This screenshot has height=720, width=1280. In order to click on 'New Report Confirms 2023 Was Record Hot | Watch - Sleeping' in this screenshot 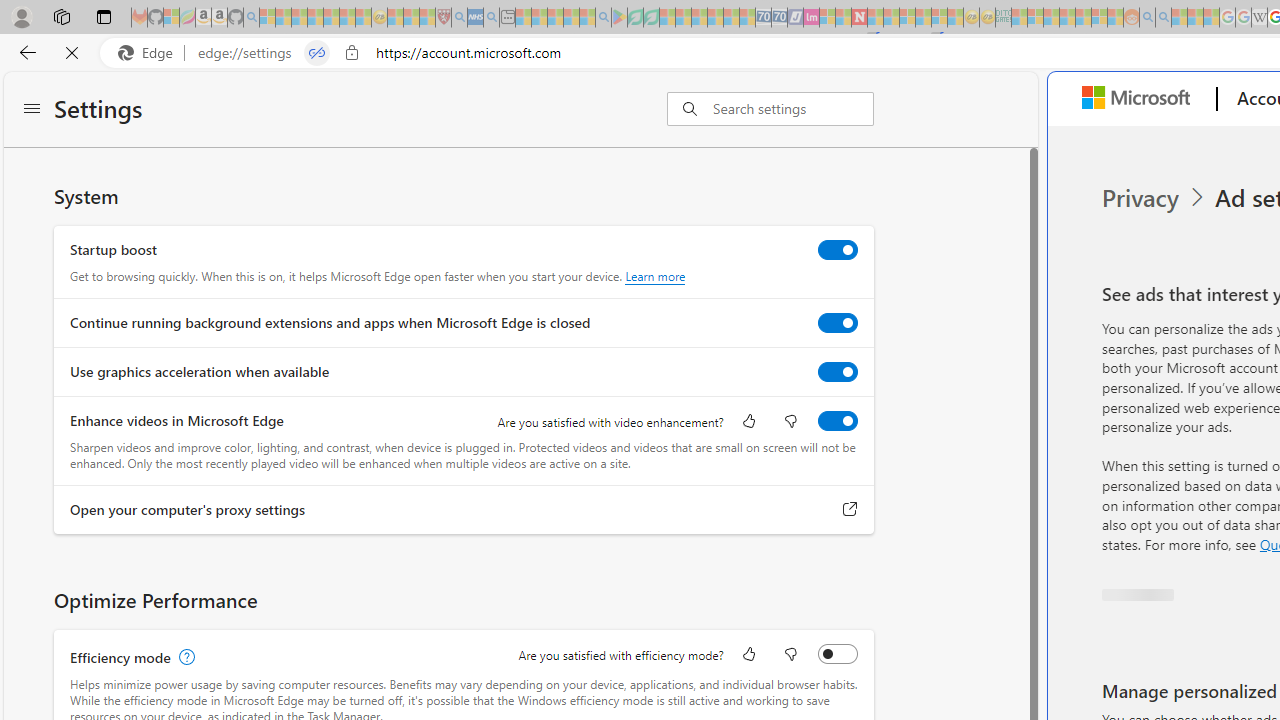, I will do `click(331, 17)`.